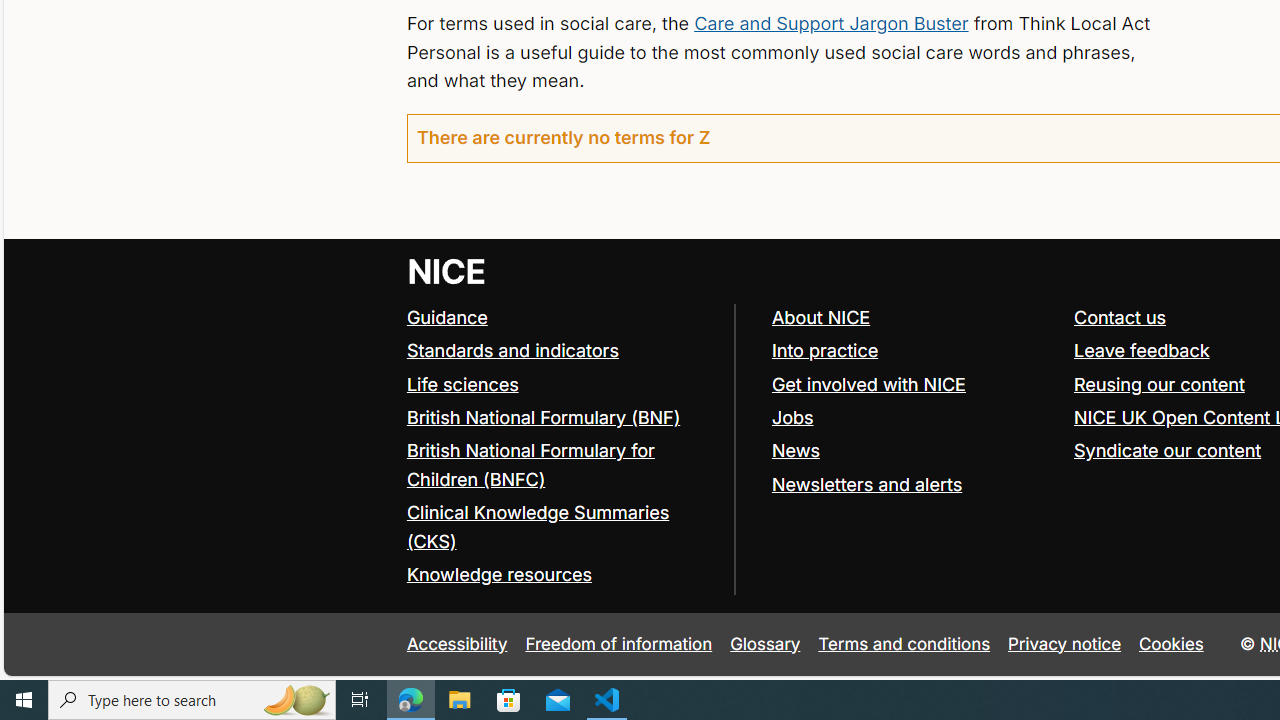 The width and height of the screenshot is (1280, 720). What do you see at coordinates (868, 384) in the screenshot?
I see `'Get involved with NICE'` at bounding box center [868, 384].